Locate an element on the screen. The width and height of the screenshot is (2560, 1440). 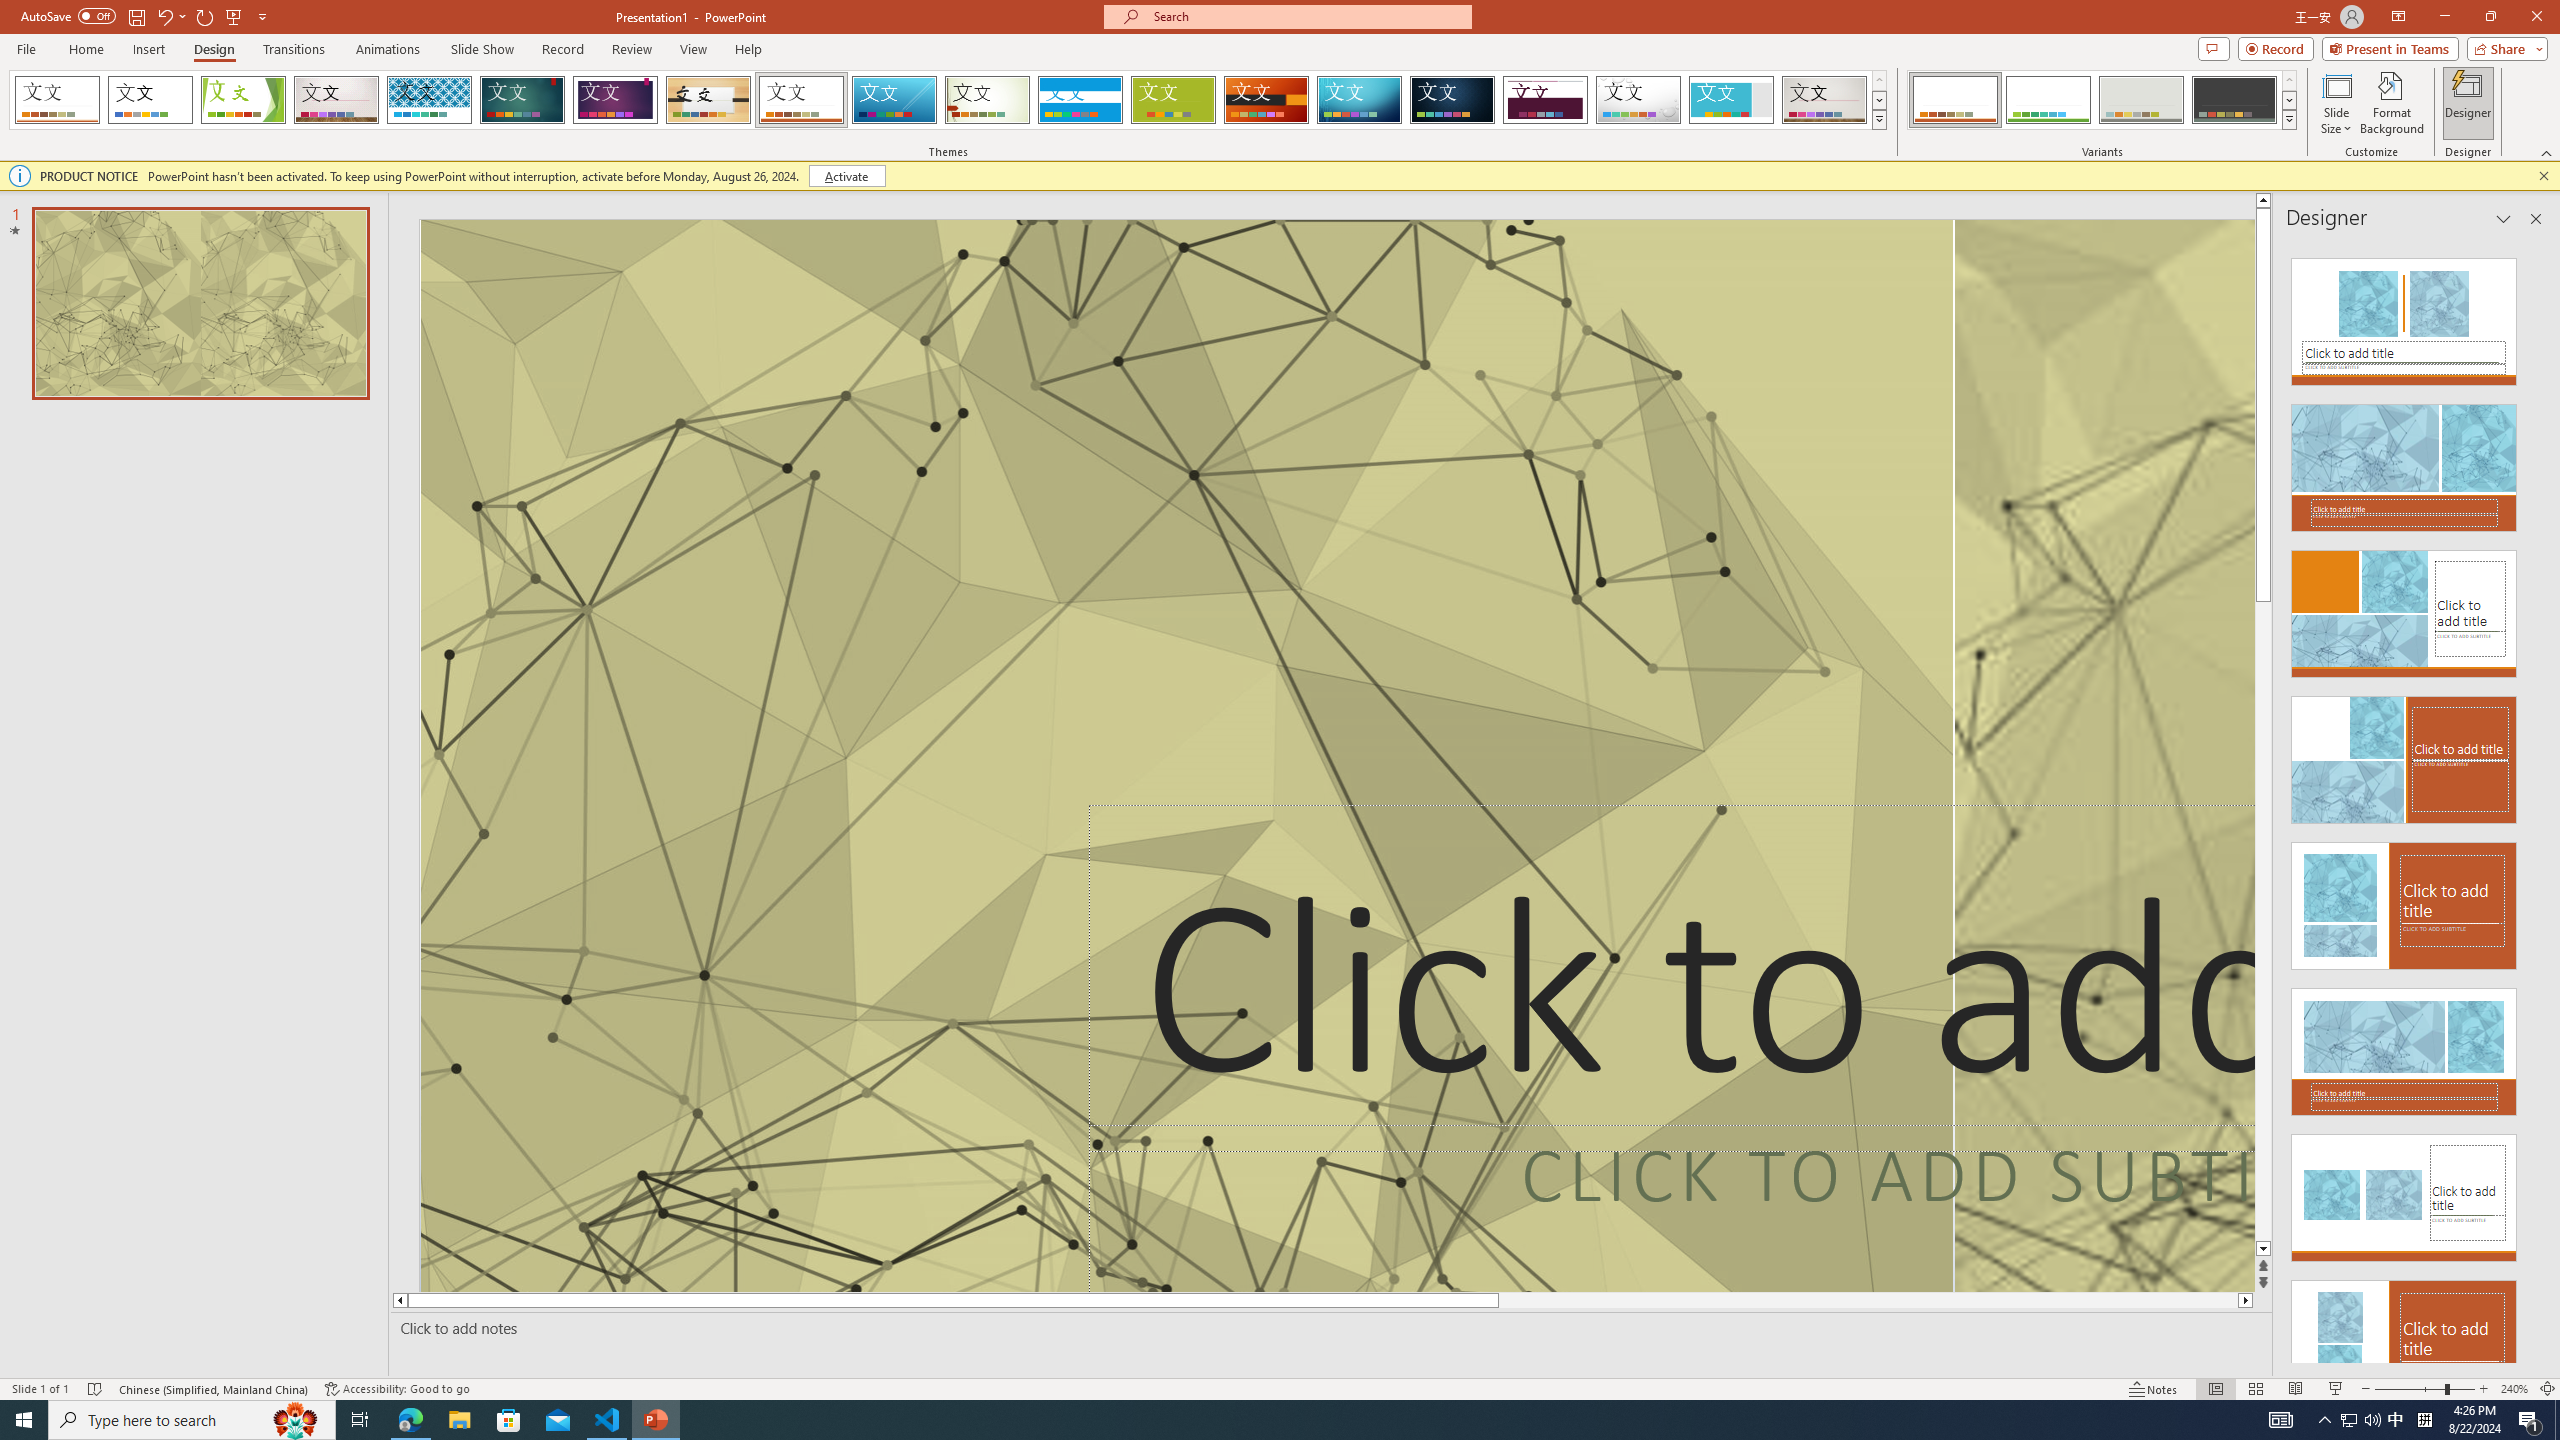
'Ion' is located at coordinates (521, 99).